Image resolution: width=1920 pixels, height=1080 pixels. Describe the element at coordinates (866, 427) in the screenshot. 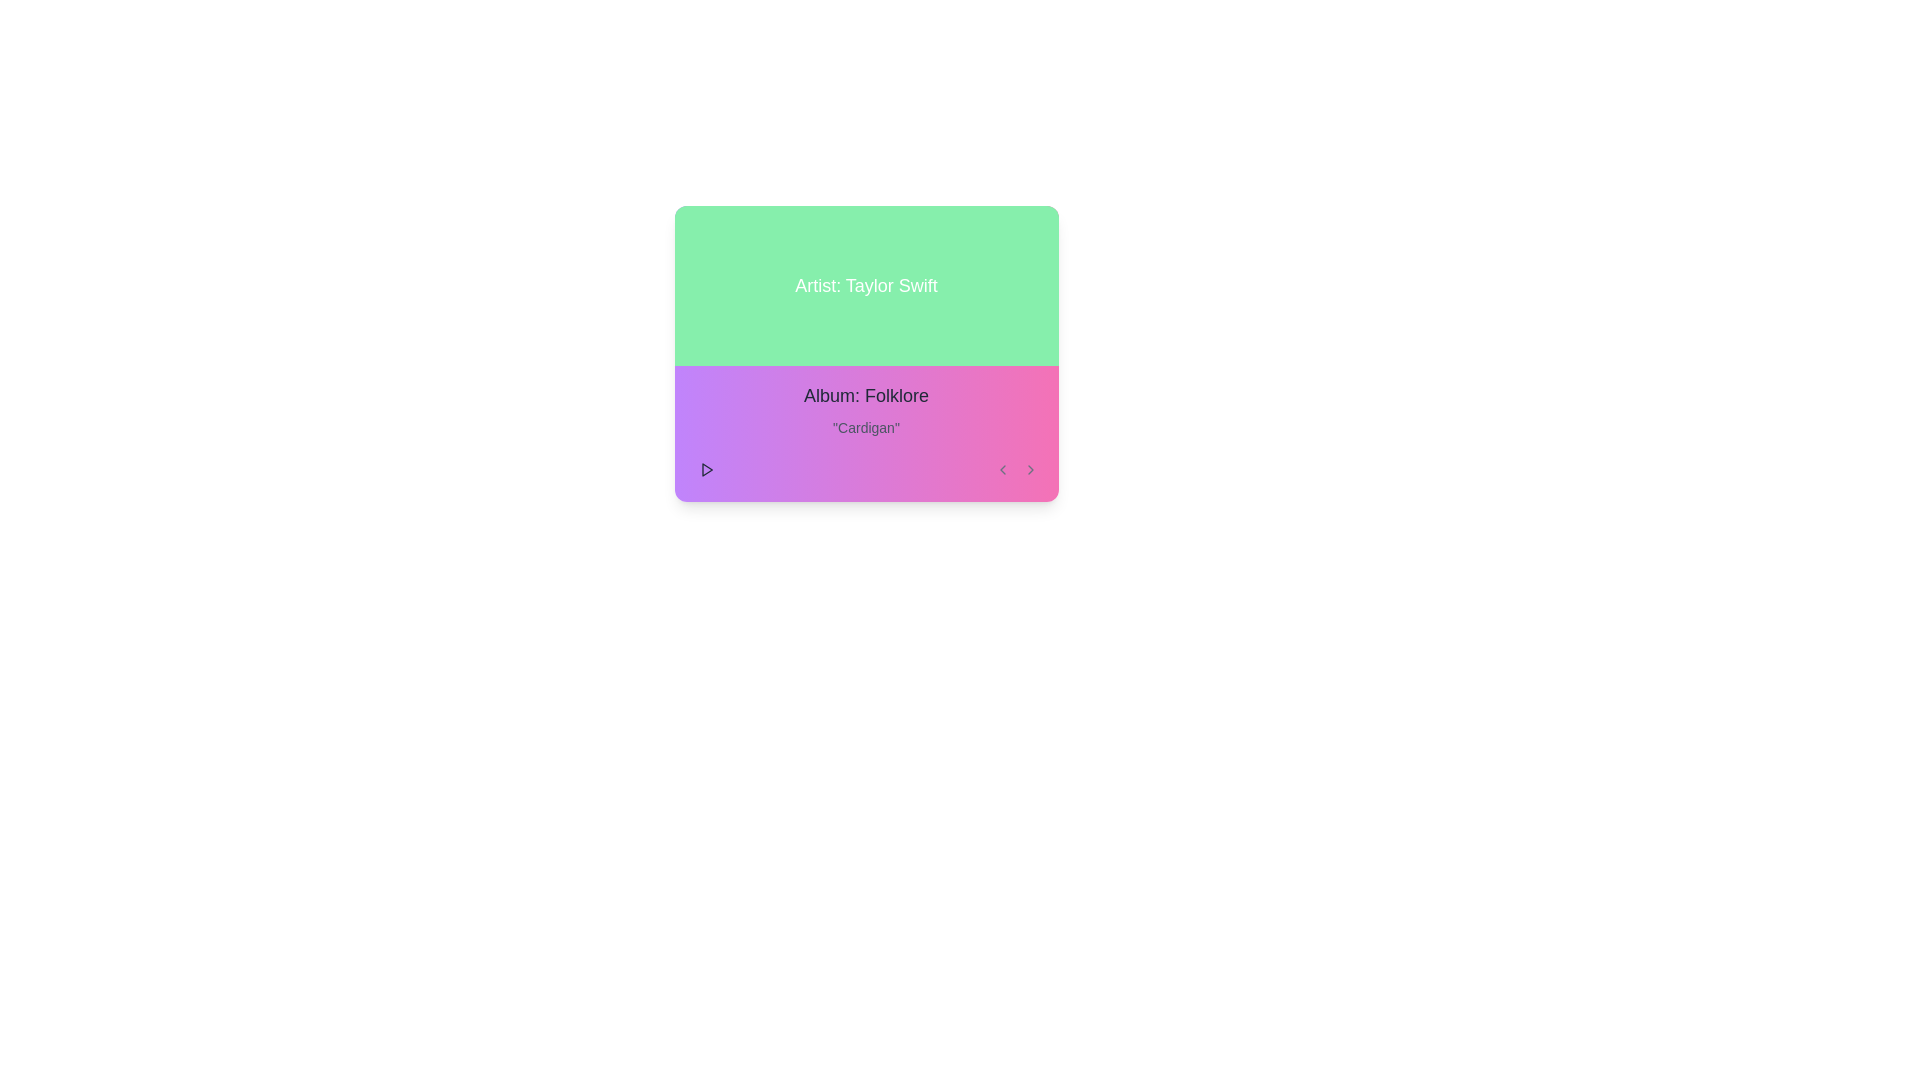

I see `the text label displaying the song title 'Cardigan' which is located beneath 'Album: Folklore'` at that location.